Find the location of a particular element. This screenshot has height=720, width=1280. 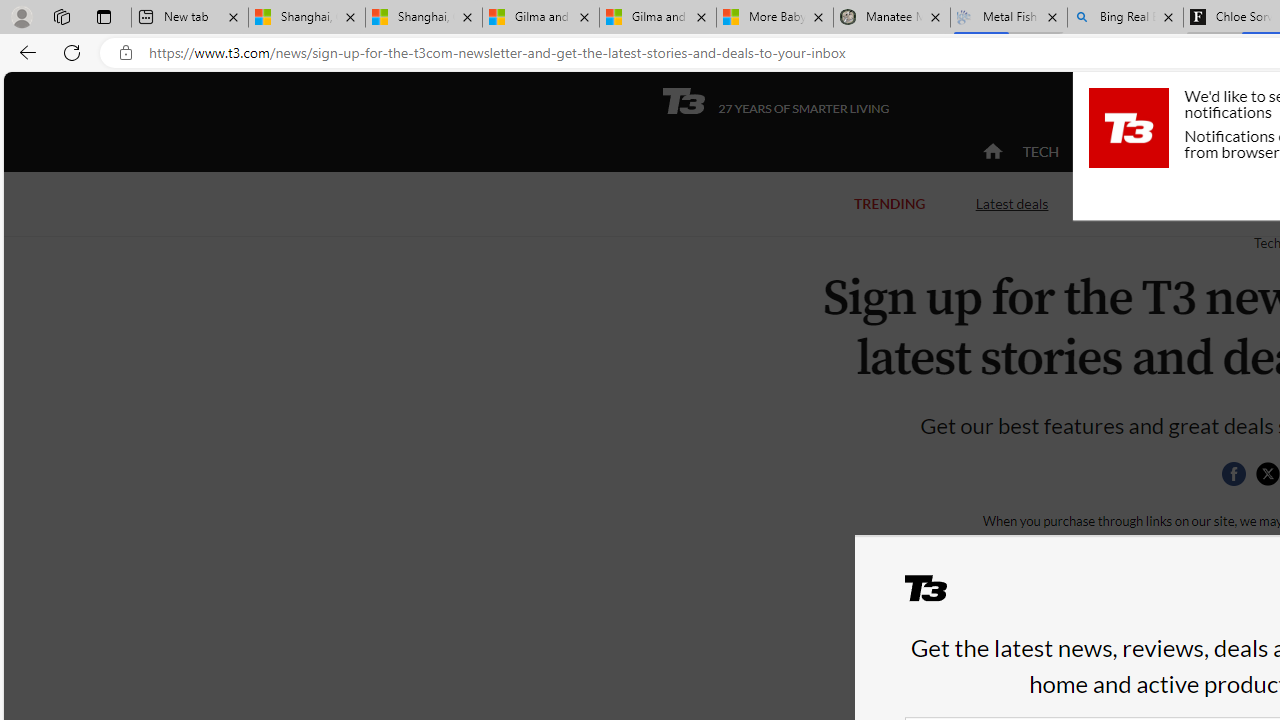

'Class: icon-svg' is located at coordinates (1266, 474).